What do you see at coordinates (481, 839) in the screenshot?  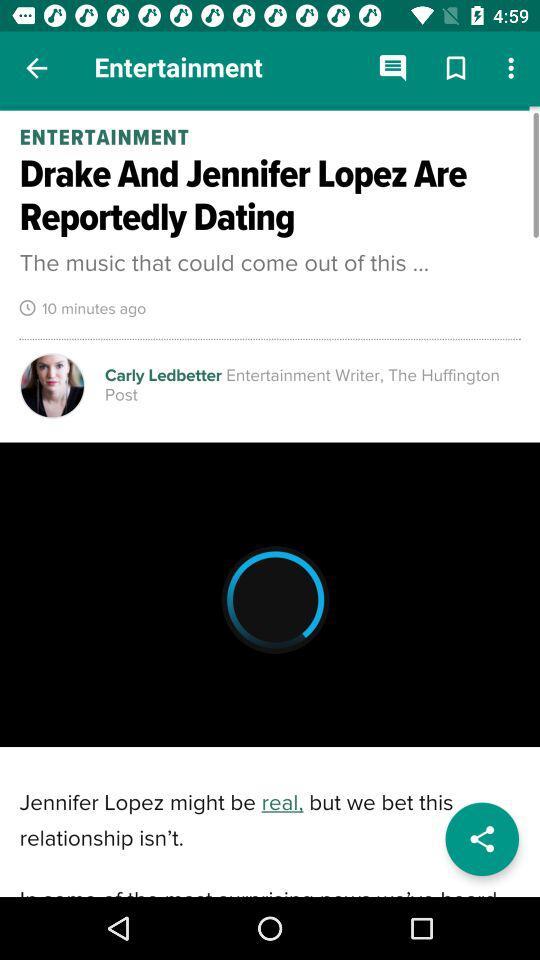 I see `the share icon` at bounding box center [481, 839].